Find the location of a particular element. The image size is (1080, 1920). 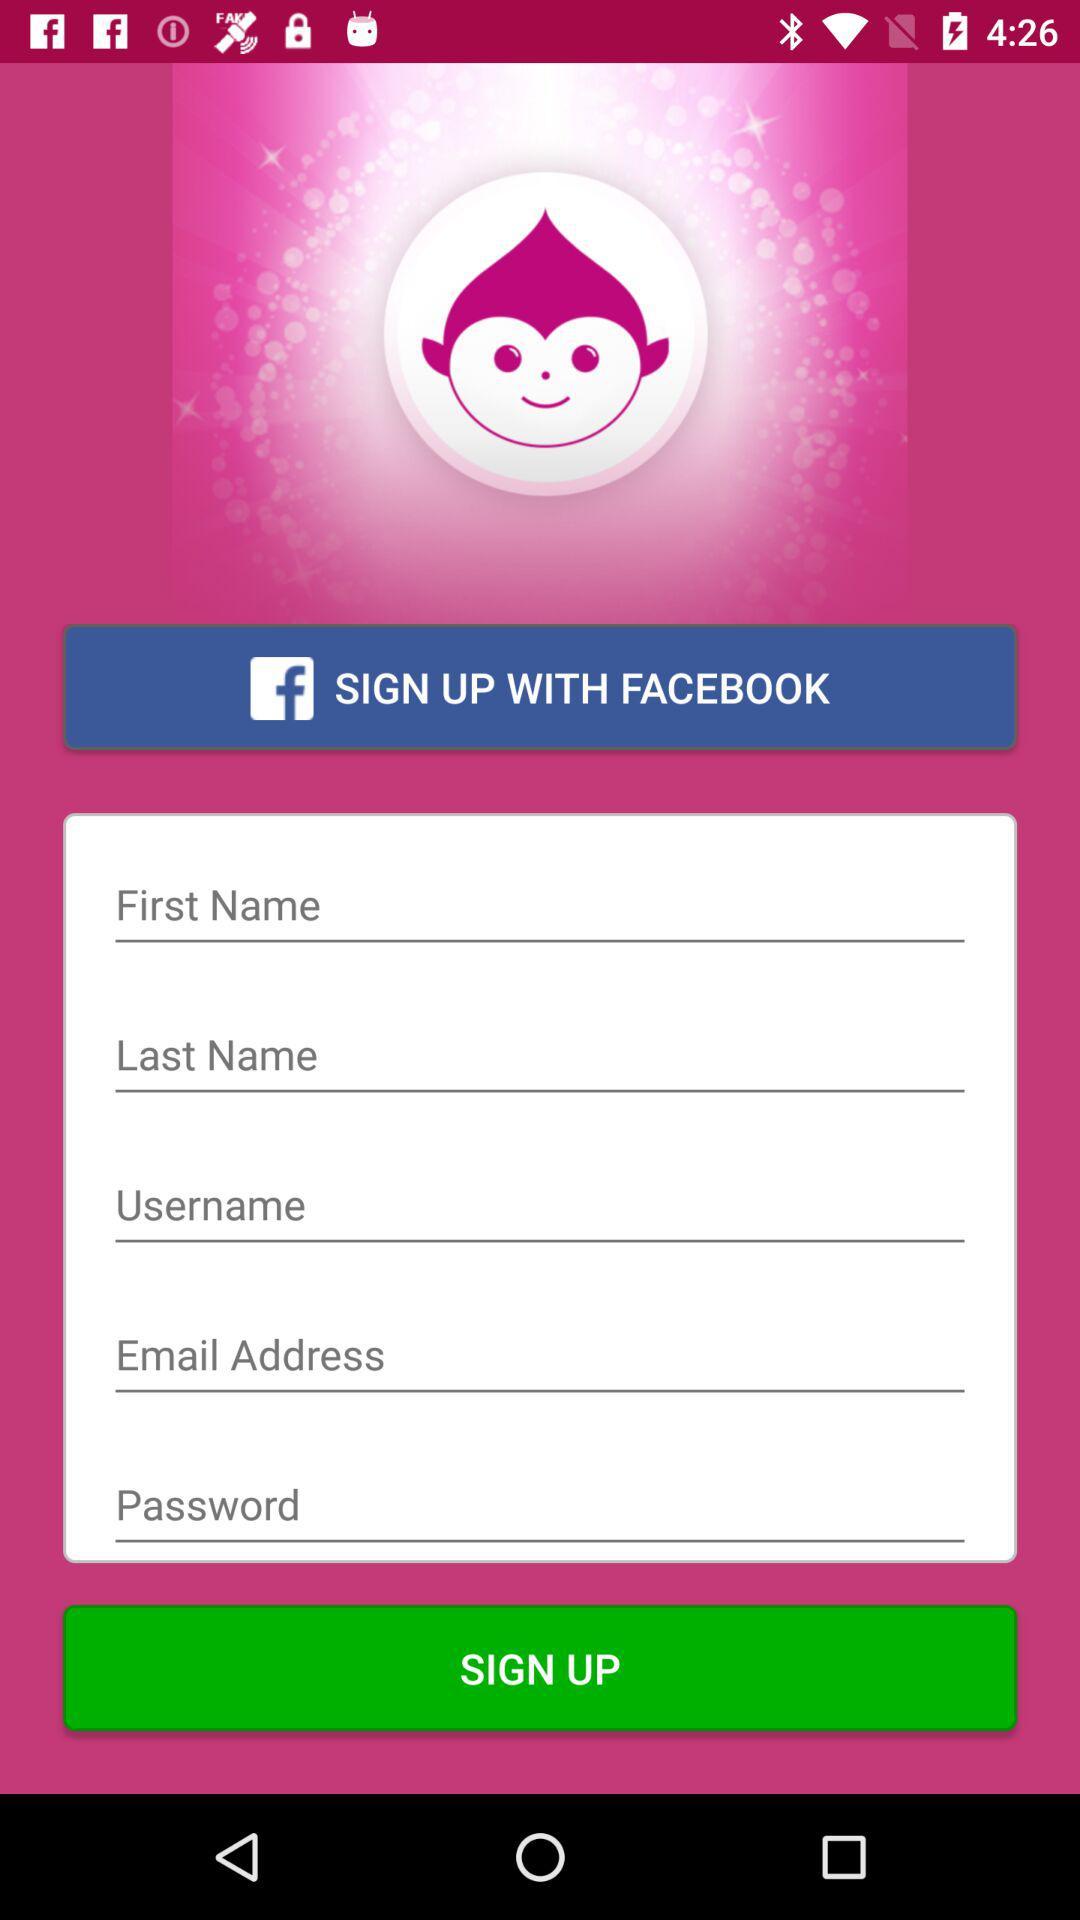

autoplay is located at coordinates (540, 1056).